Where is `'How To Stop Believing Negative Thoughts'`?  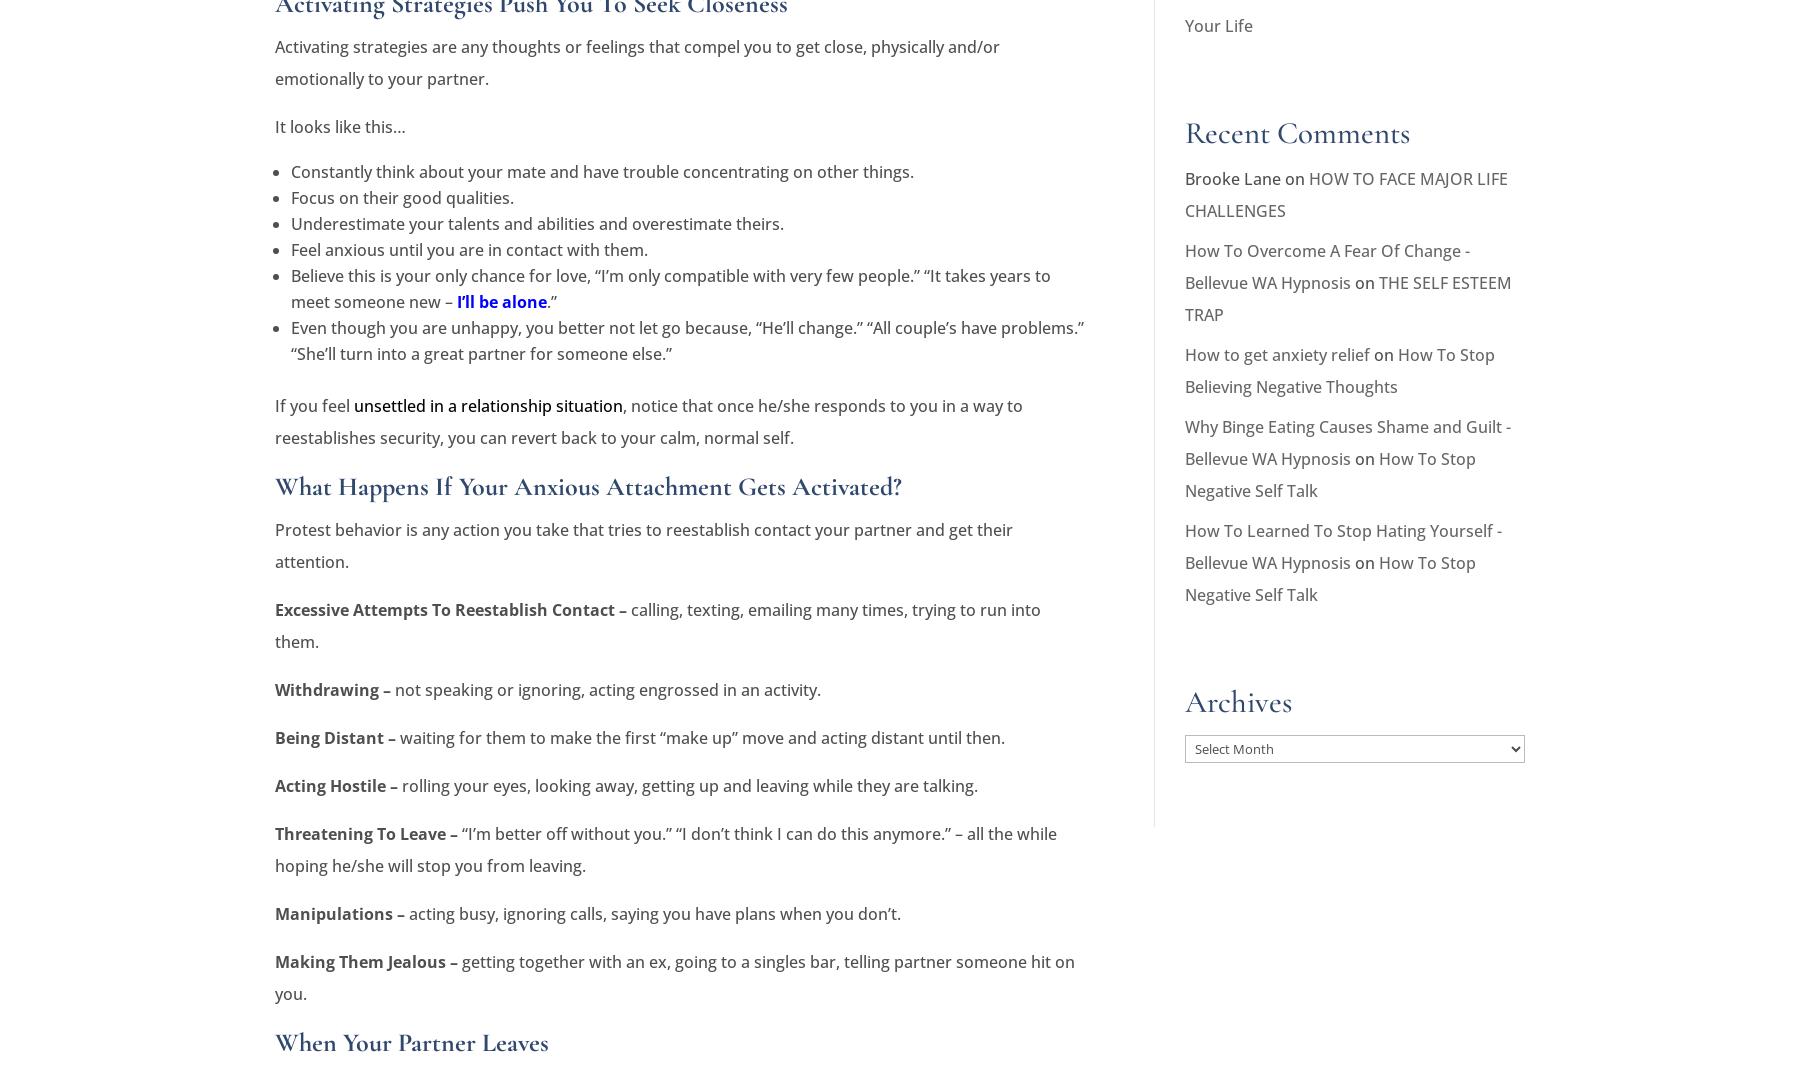 'How To Stop Believing Negative Thoughts' is located at coordinates (1339, 370).